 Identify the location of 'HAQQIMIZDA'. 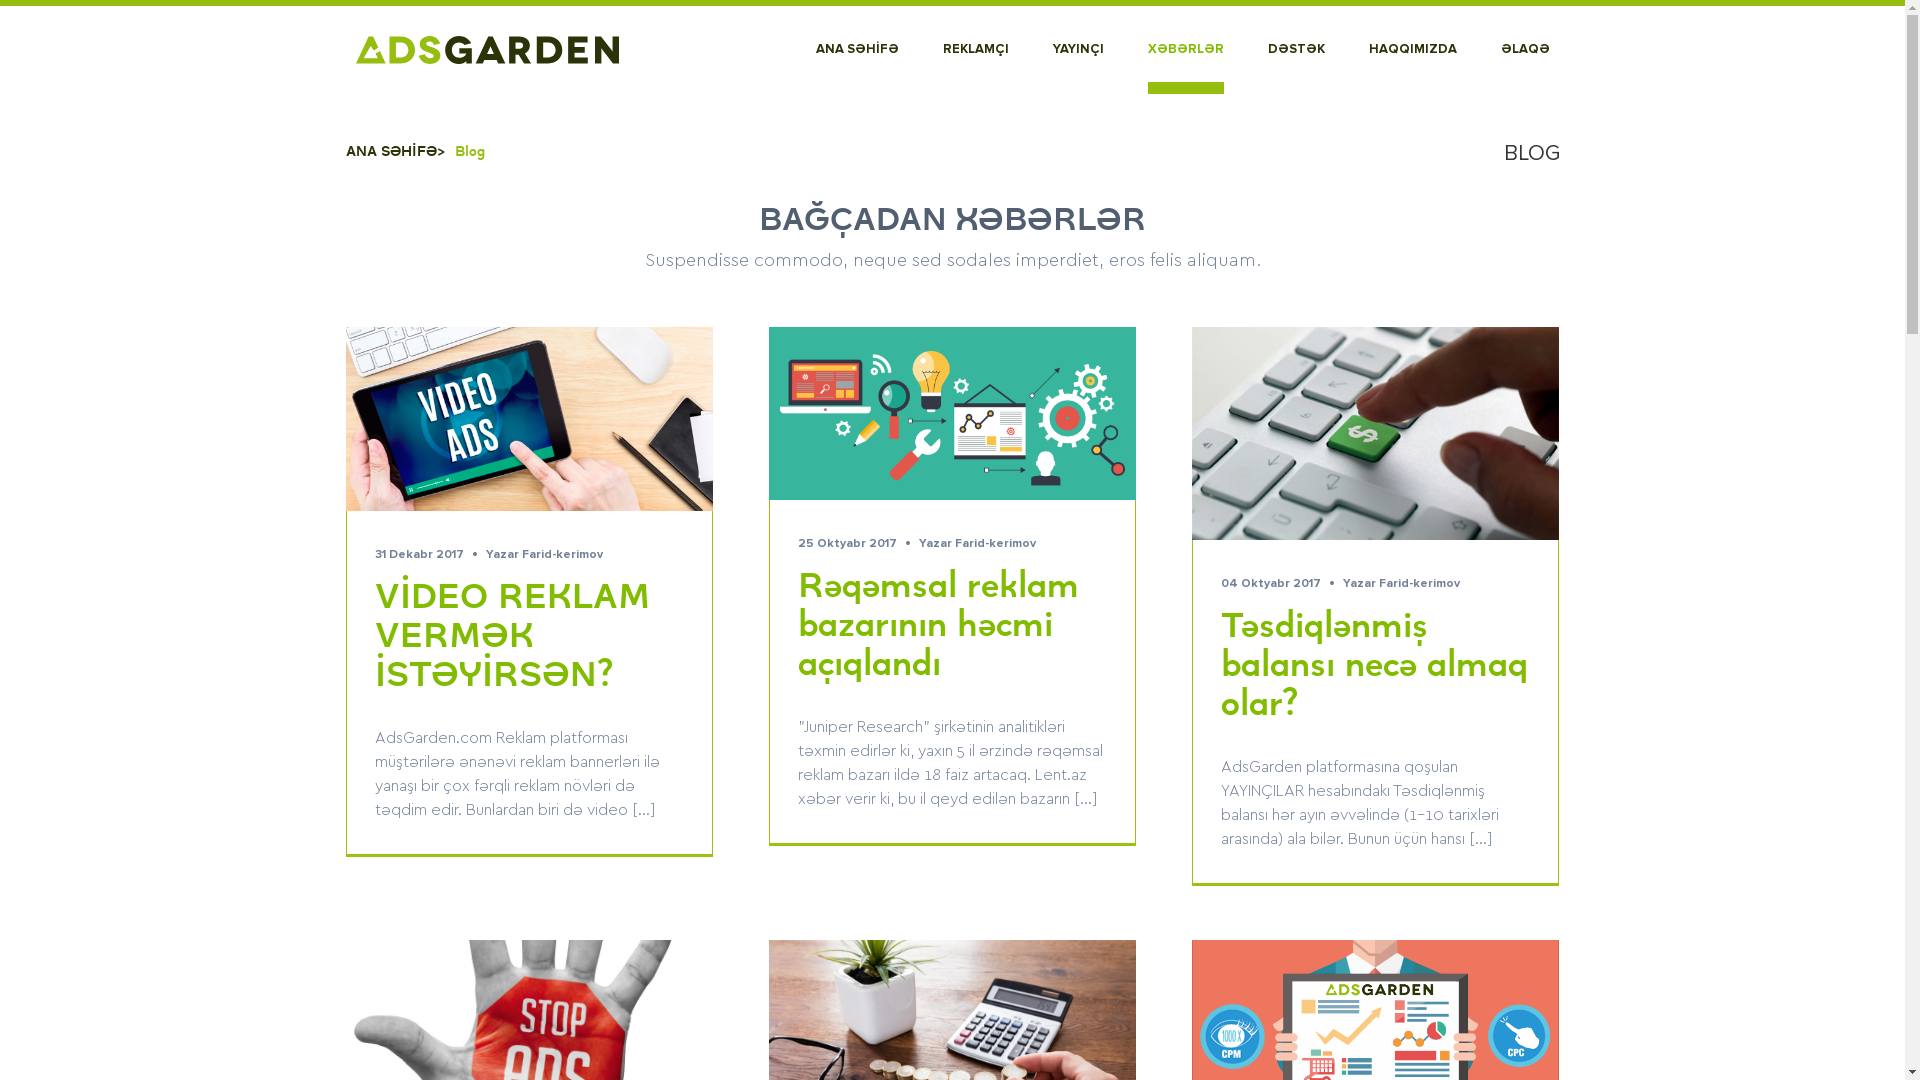
(1410, 49).